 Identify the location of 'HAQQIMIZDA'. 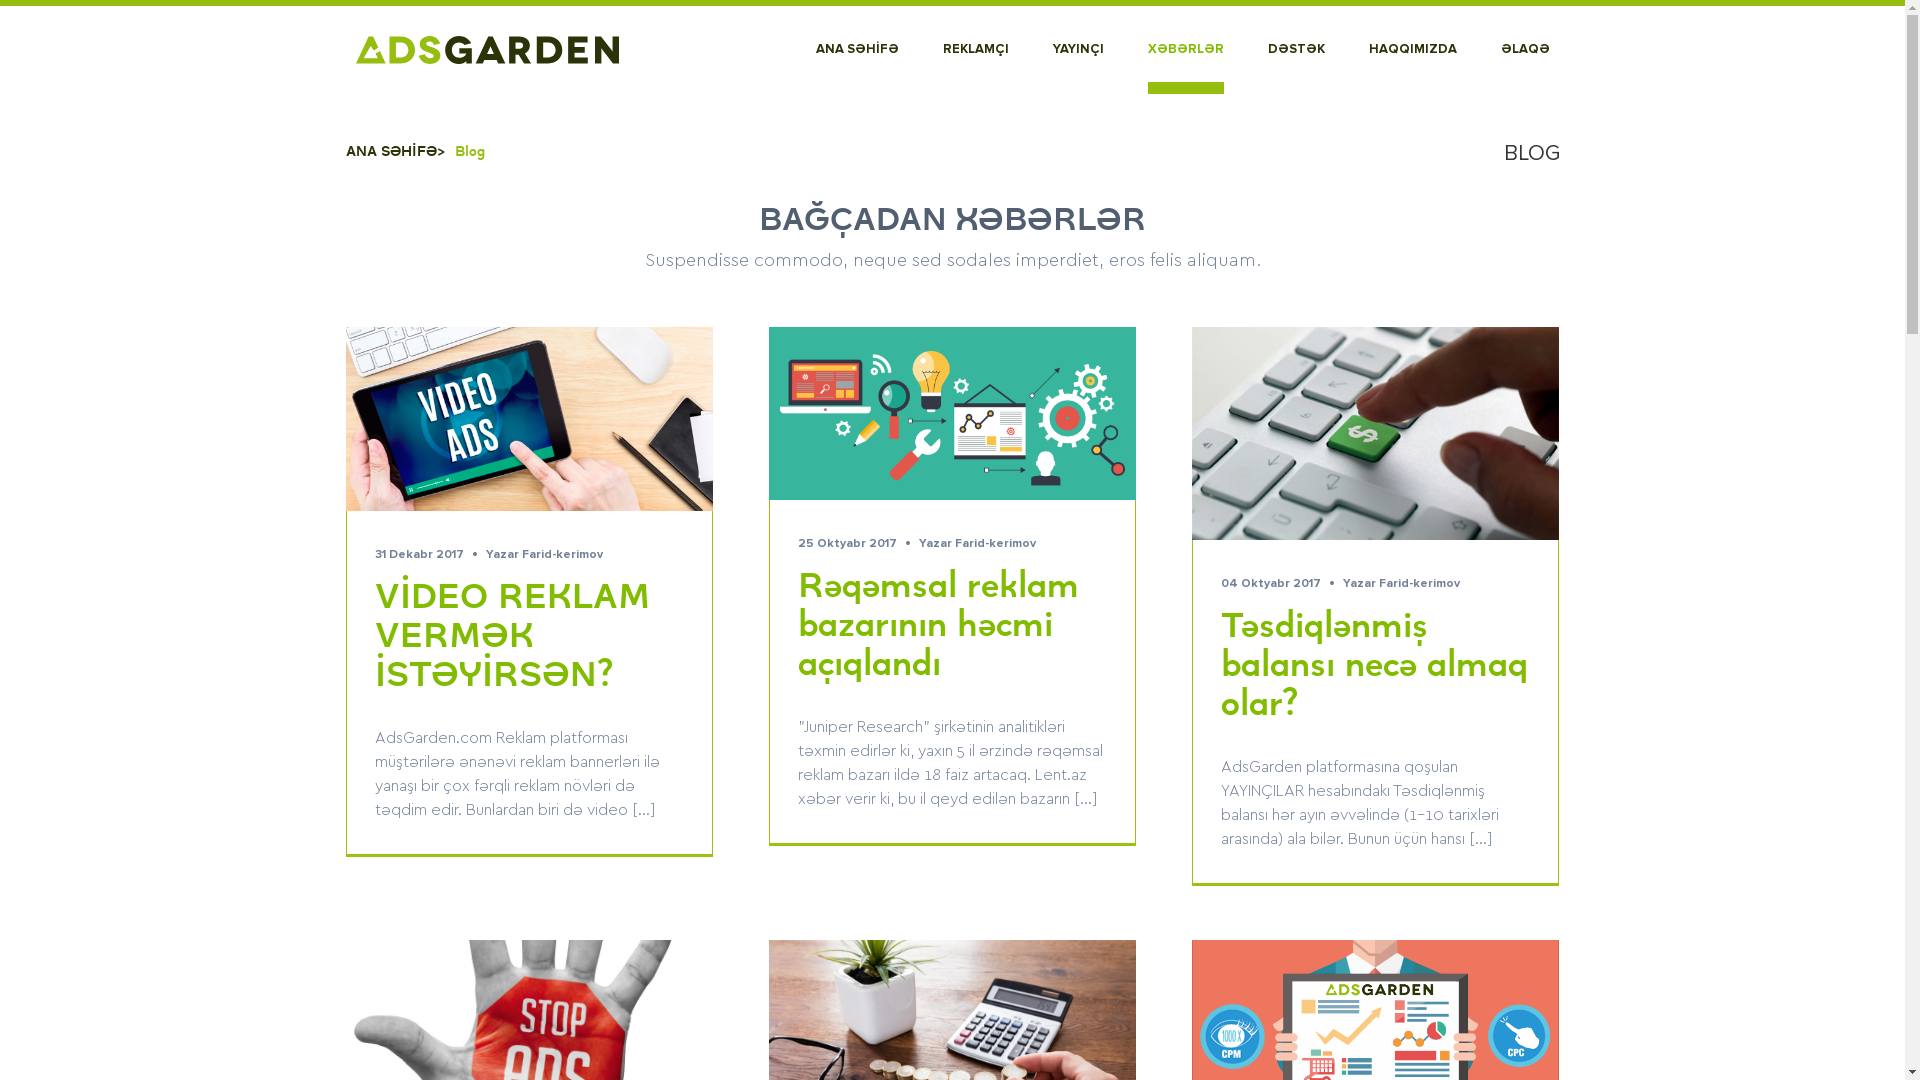
(1410, 49).